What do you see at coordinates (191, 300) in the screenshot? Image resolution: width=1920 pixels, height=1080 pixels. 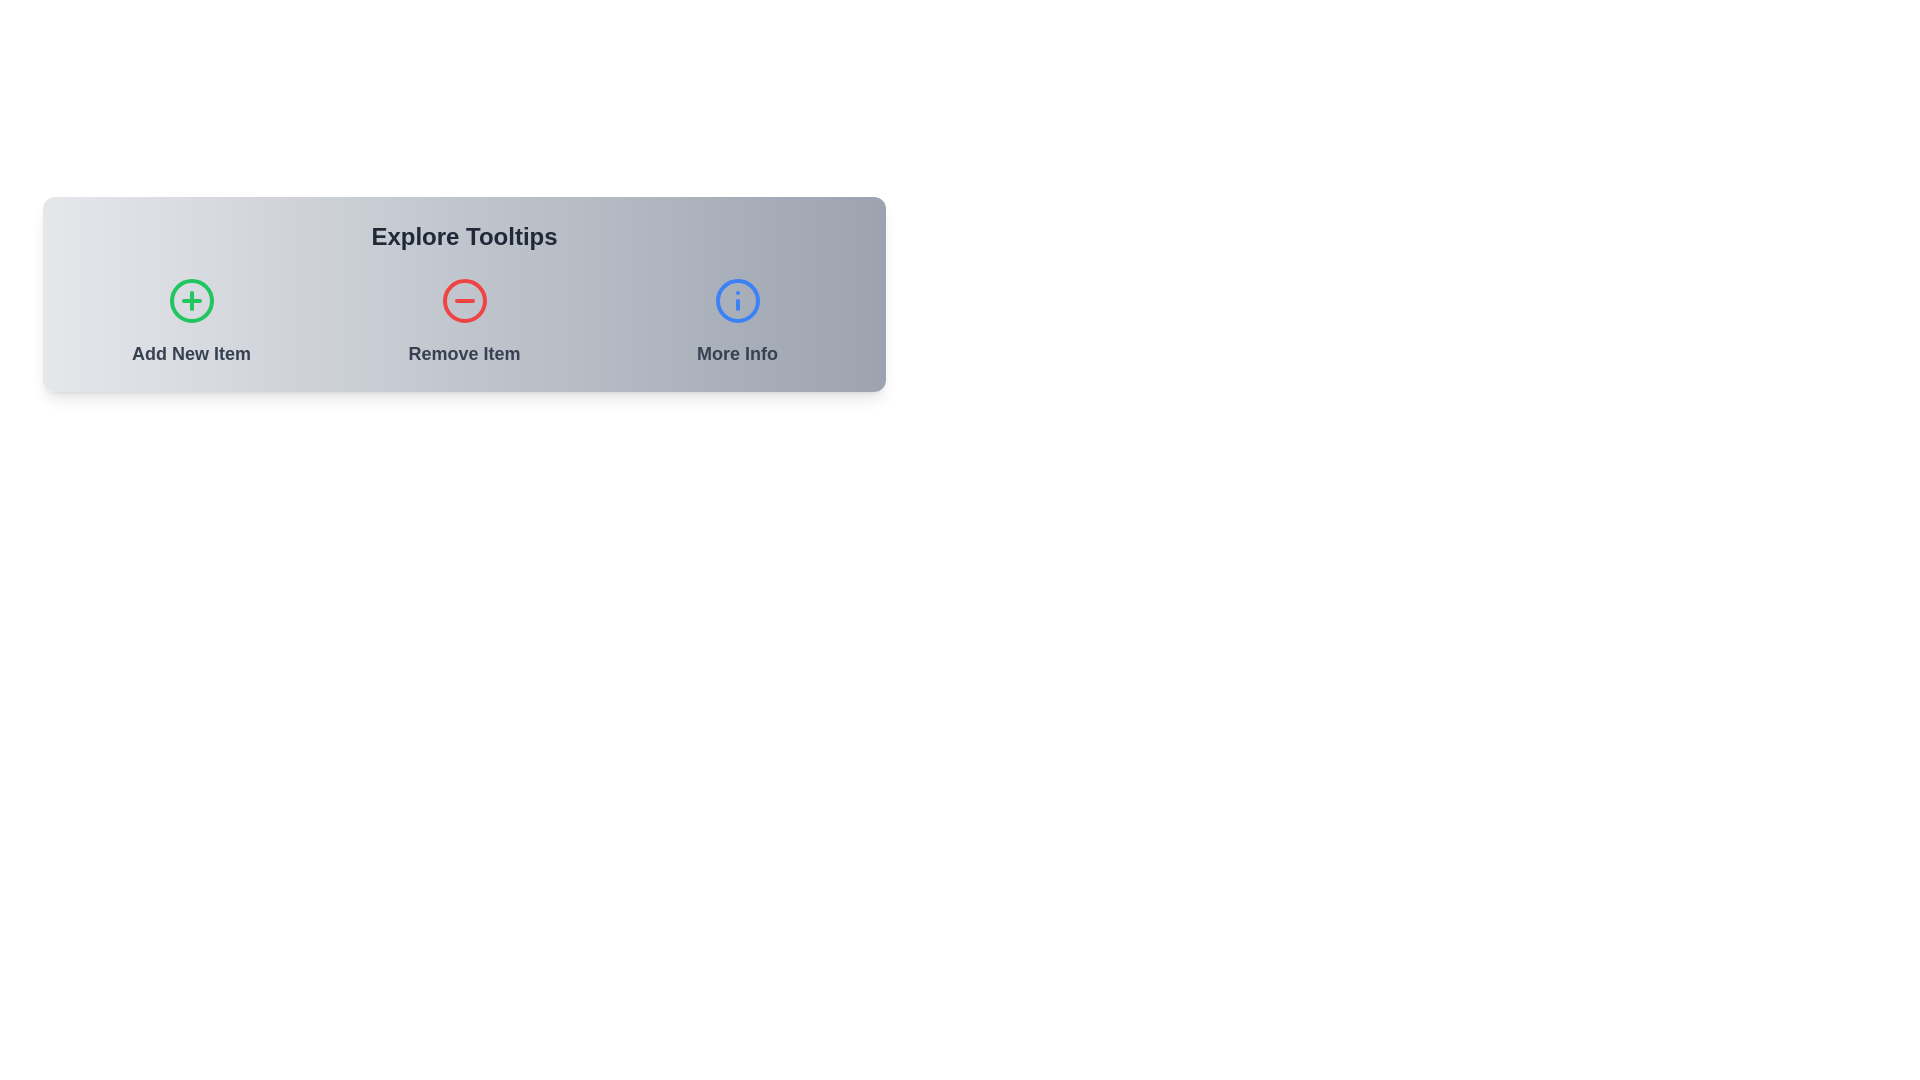 I see `the green circular shape that is the central figure of the 'Add New Item' icon button, which is the leftmost icon in a row of three icons` at bounding box center [191, 300].